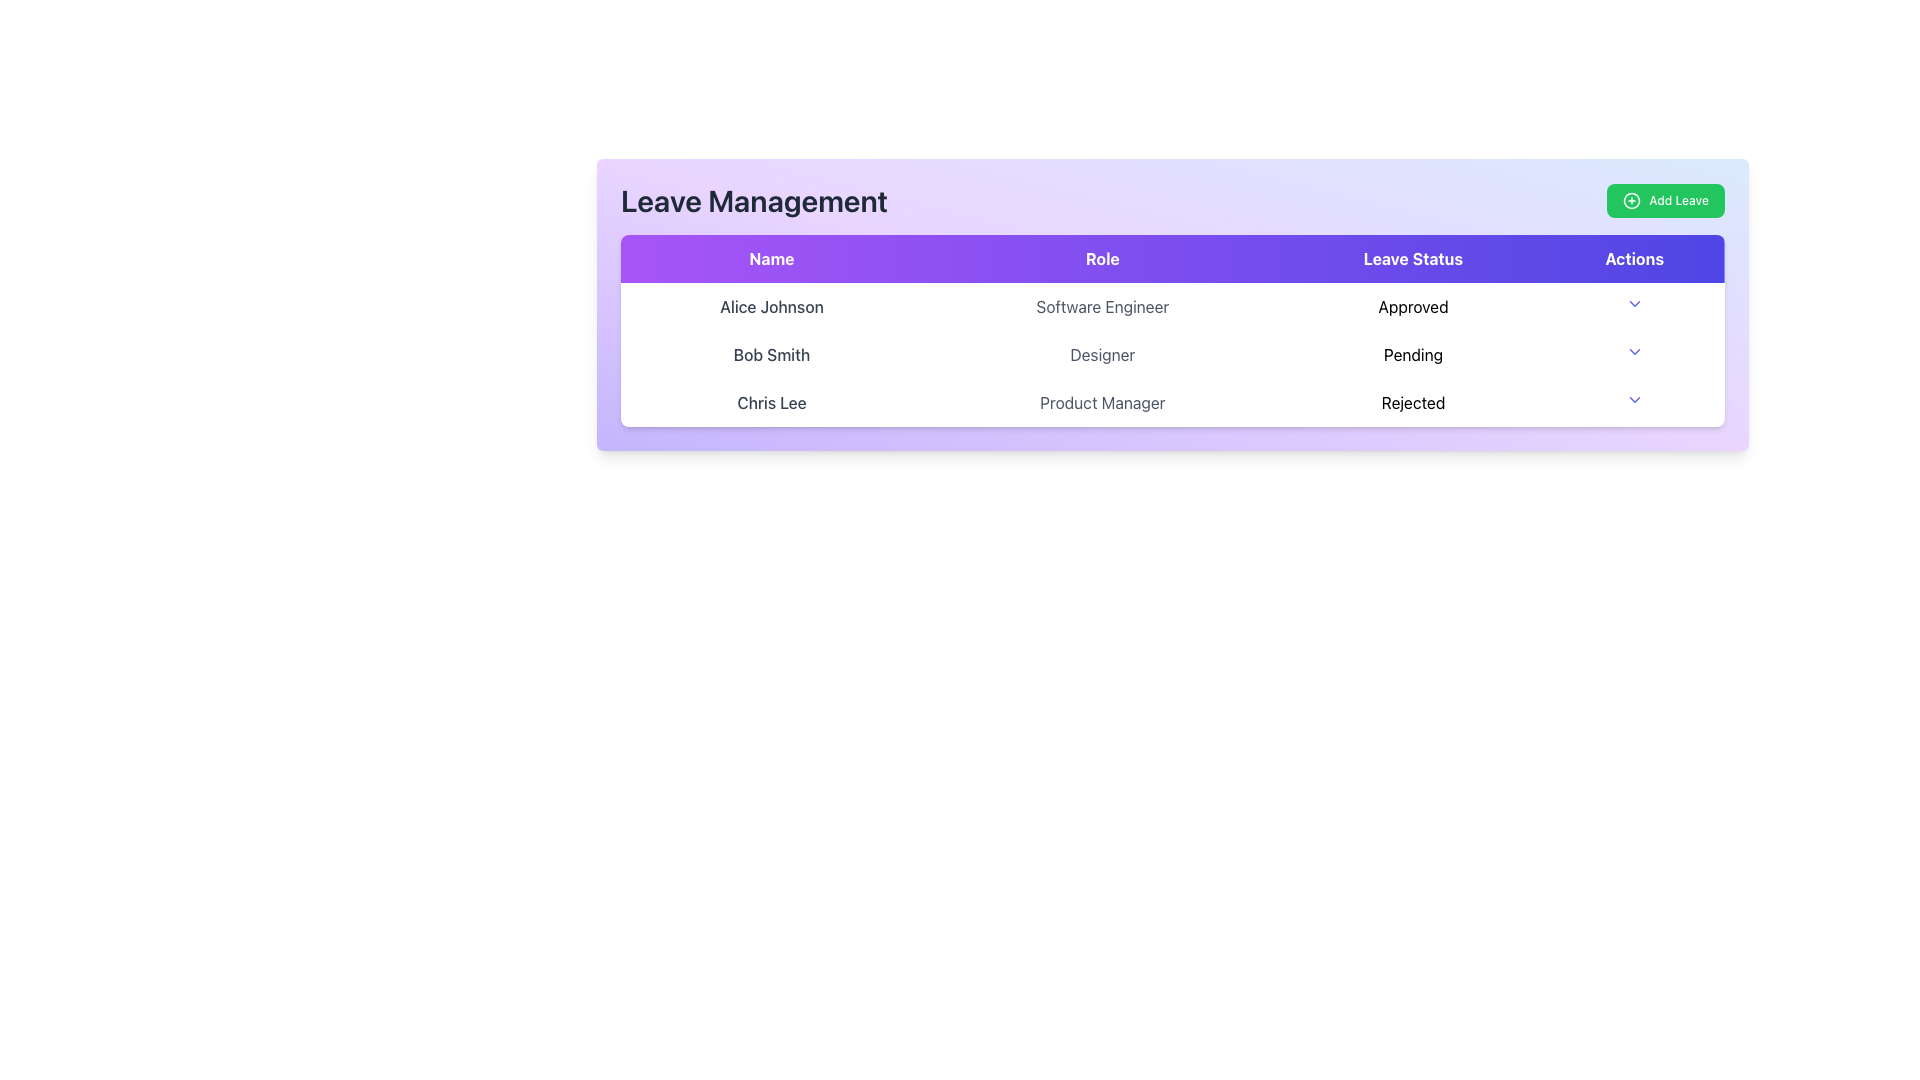 This screenshot has width=1920, height=1080. What do you see at coordinates (1101, 257) in the screenshot?
I see `the header label indicating roles in the table, positioned between 'Name' and 'Leave Status'` at bounding box center [1101, 257].